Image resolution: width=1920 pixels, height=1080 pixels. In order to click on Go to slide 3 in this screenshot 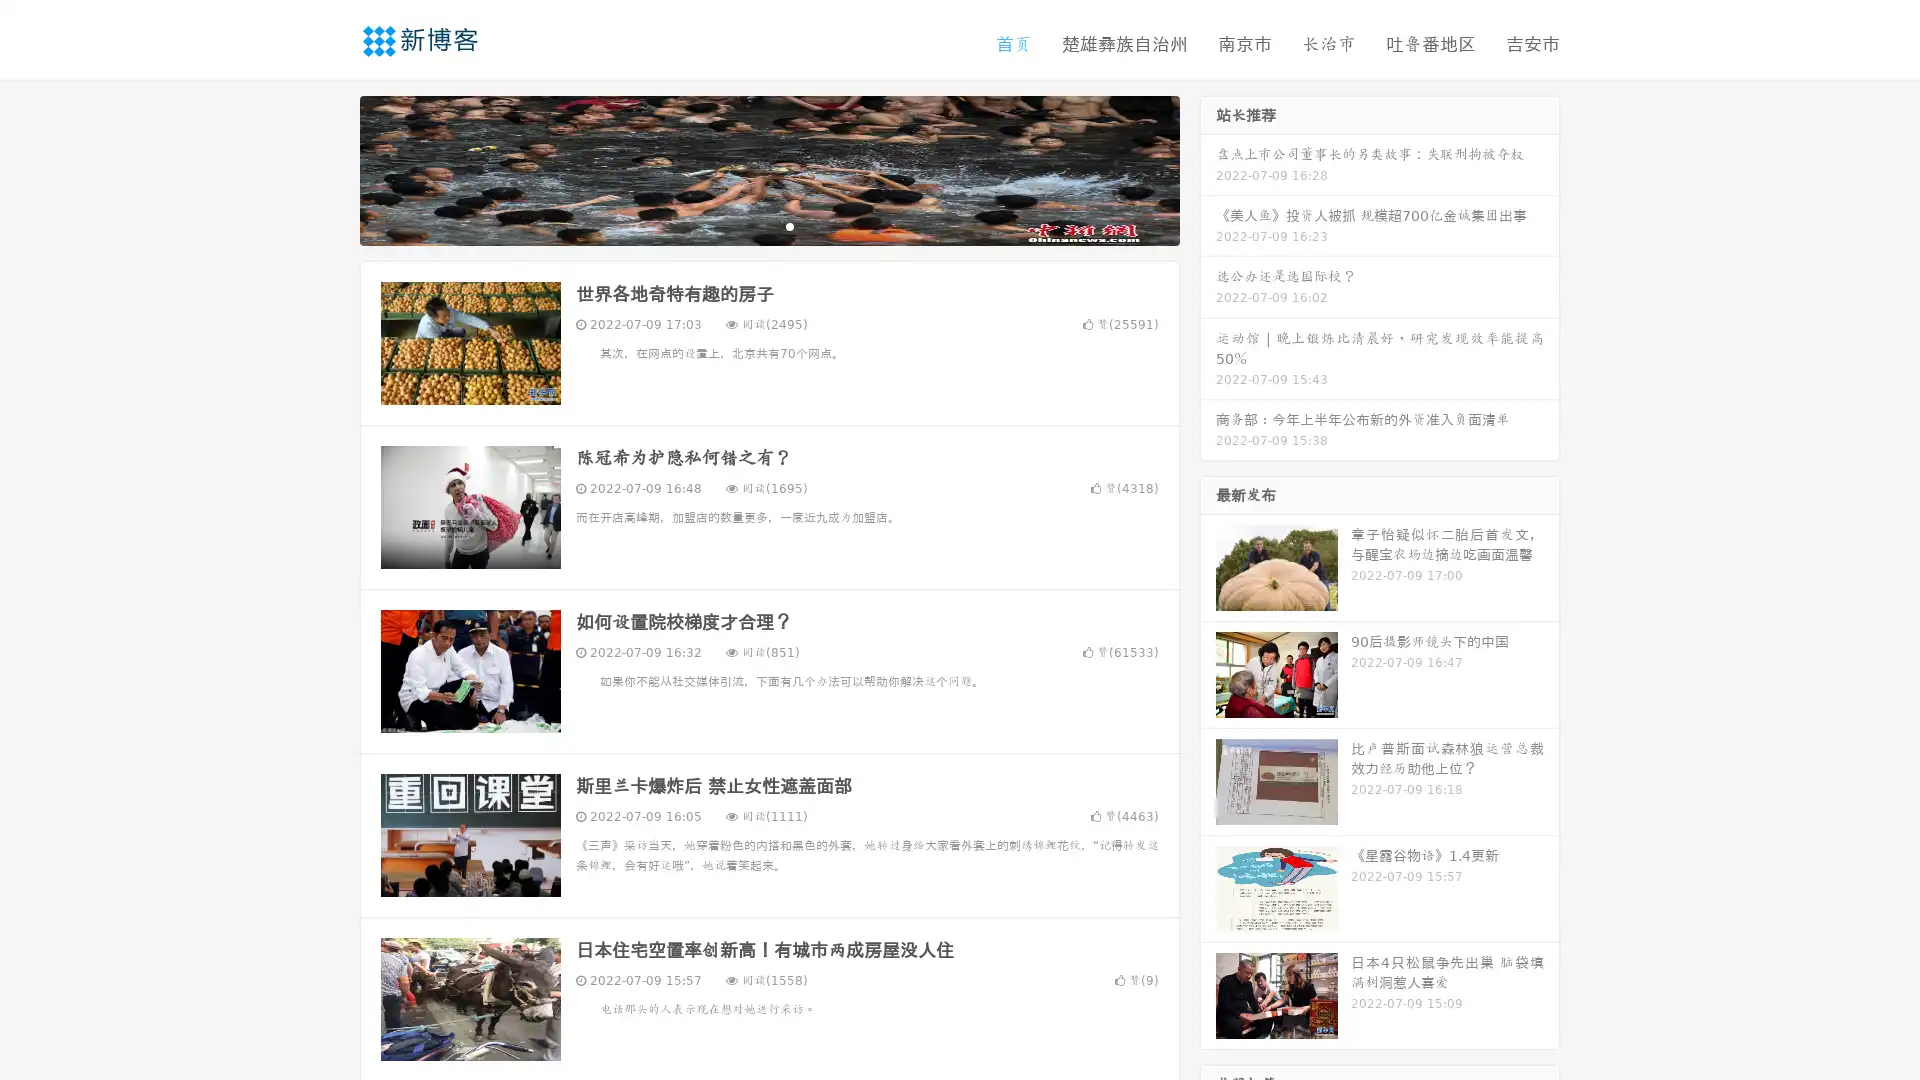, I will do `click(789, 225)`.